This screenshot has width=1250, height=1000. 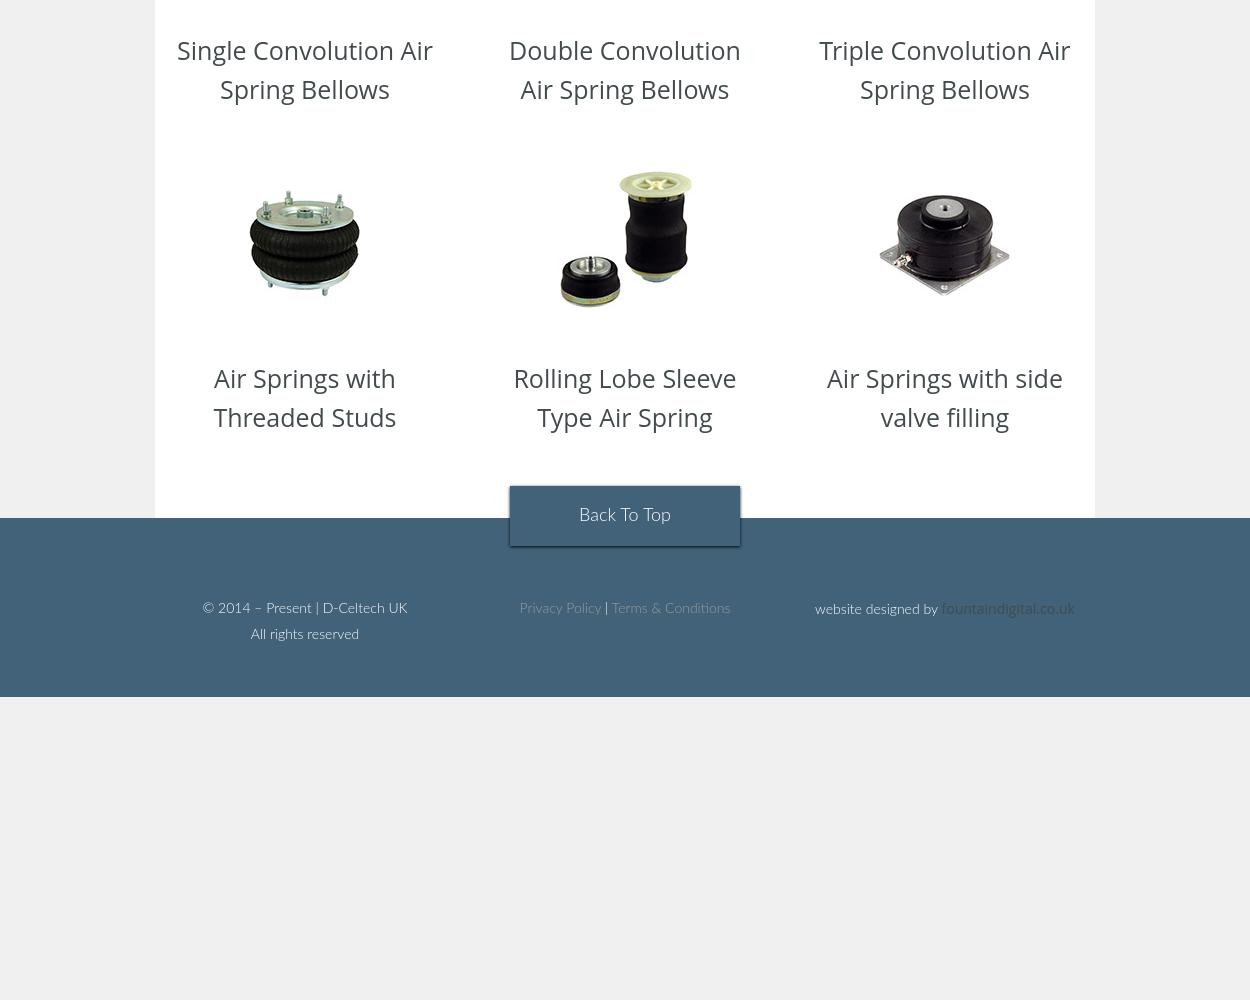 What do you see at coordinates (623, 68) in the screenshot?
I see `'Double Convolution Air Spring Bellows'` at bounding box center [623, 68].